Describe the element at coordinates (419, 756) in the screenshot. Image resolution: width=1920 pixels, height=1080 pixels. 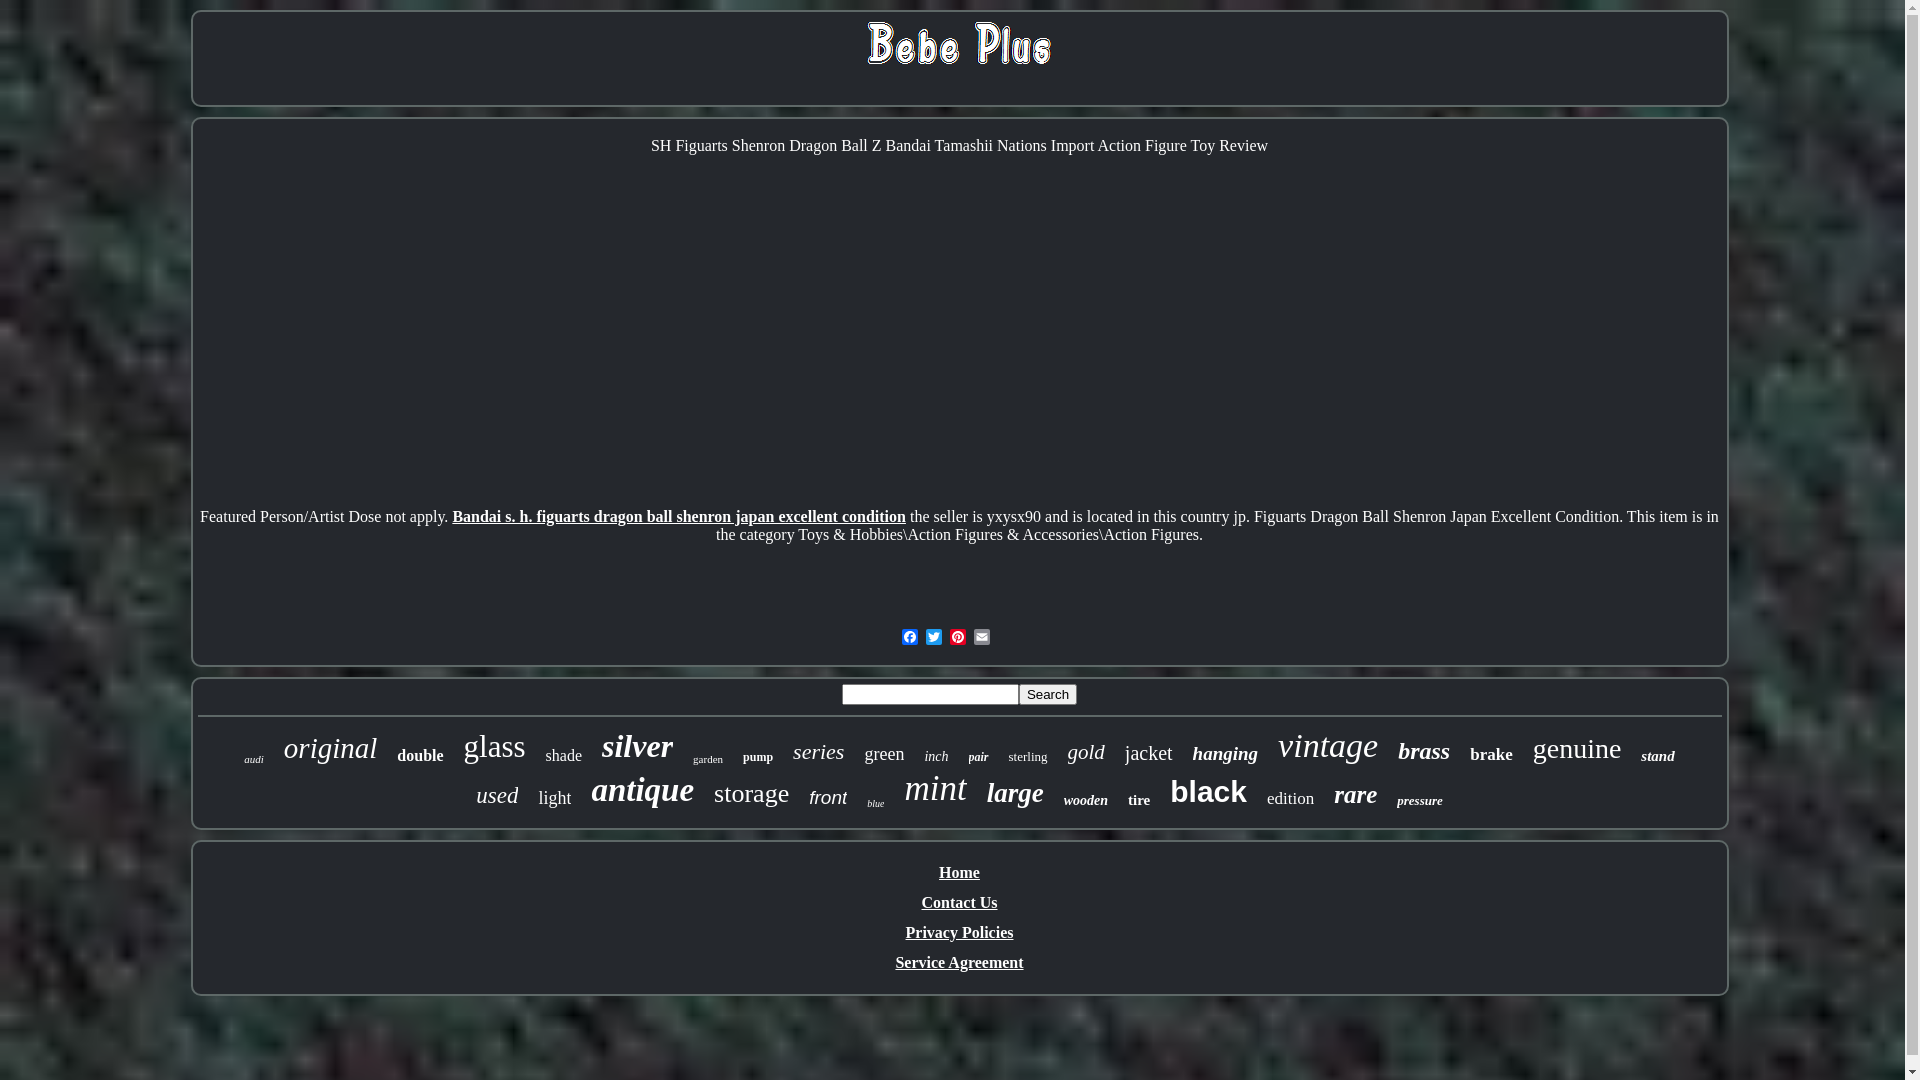
I see `'double'` at that location.